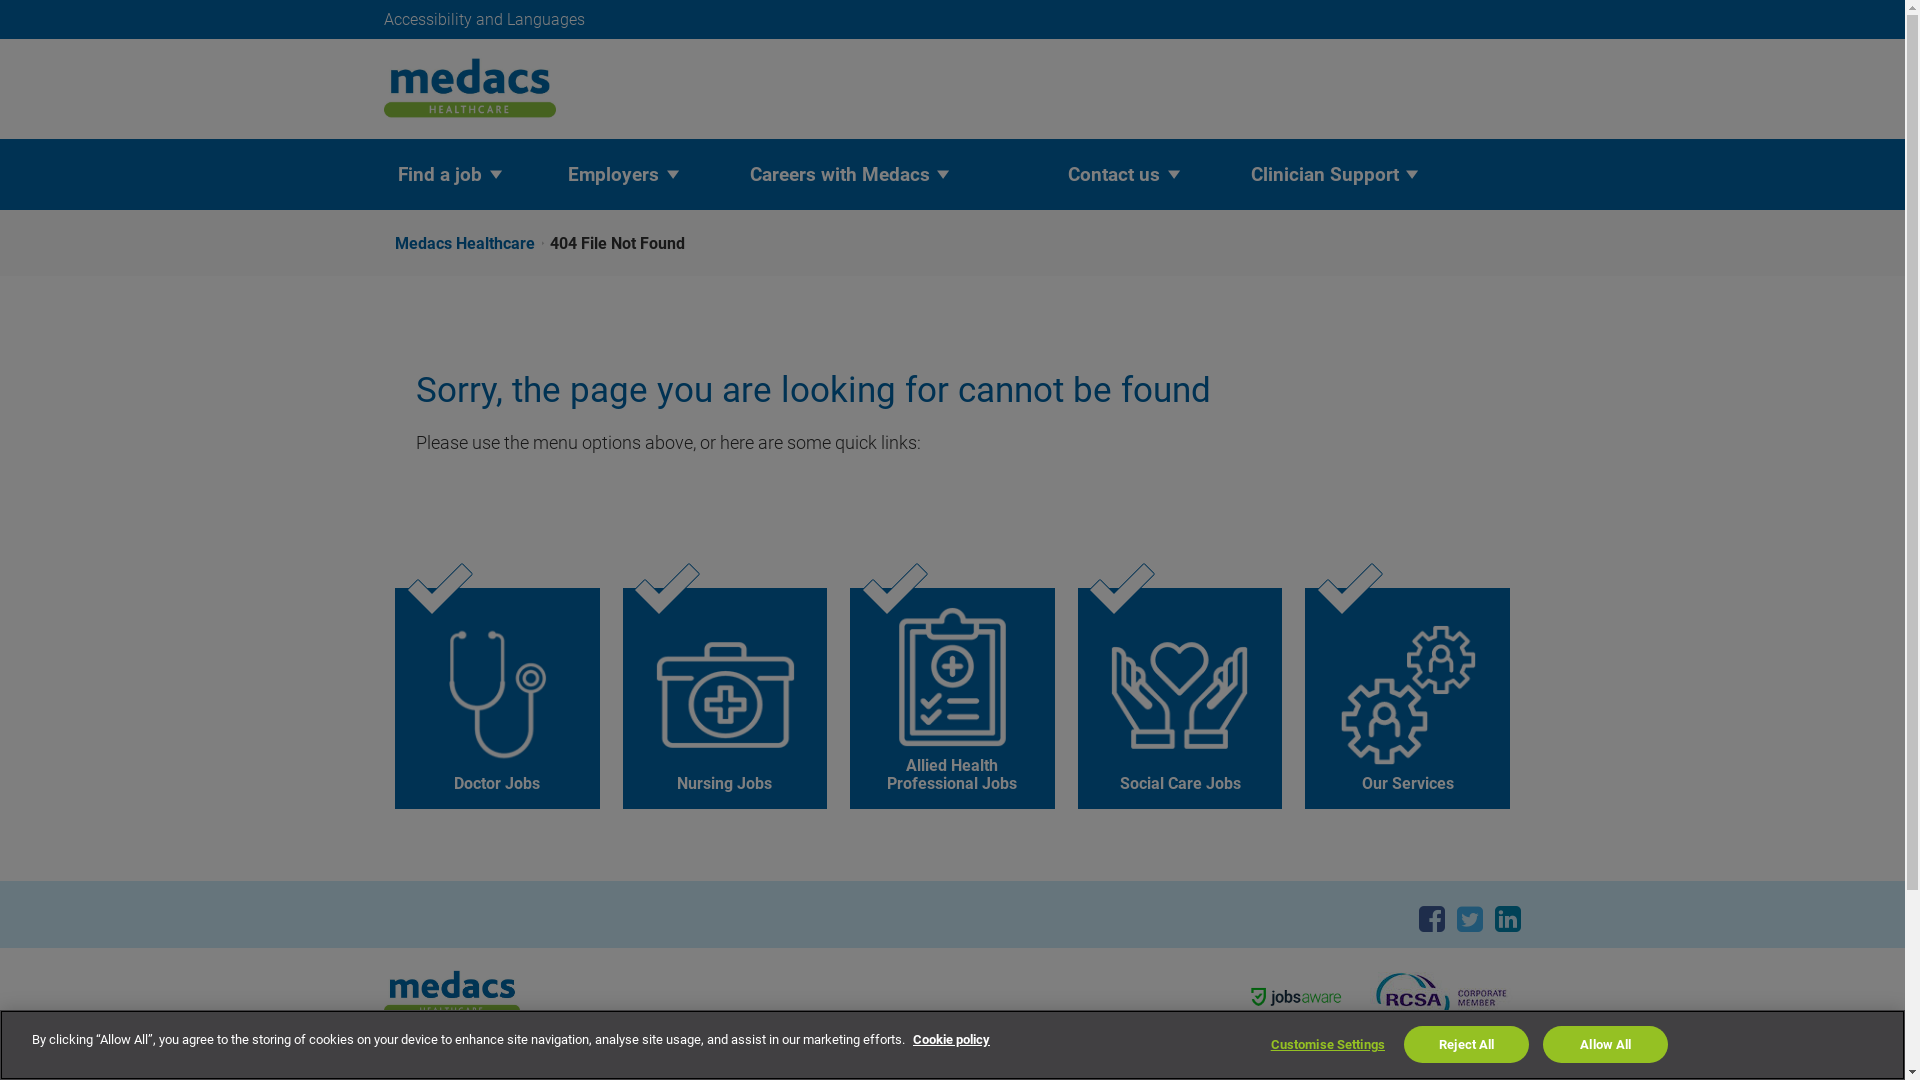 Image resolution: width=1920 pixels, height=1080 pixels. What do you see at coordinates (1112, 173) in the screenshot?
I see `'Contact us'` at bounding box center [1112, 173].